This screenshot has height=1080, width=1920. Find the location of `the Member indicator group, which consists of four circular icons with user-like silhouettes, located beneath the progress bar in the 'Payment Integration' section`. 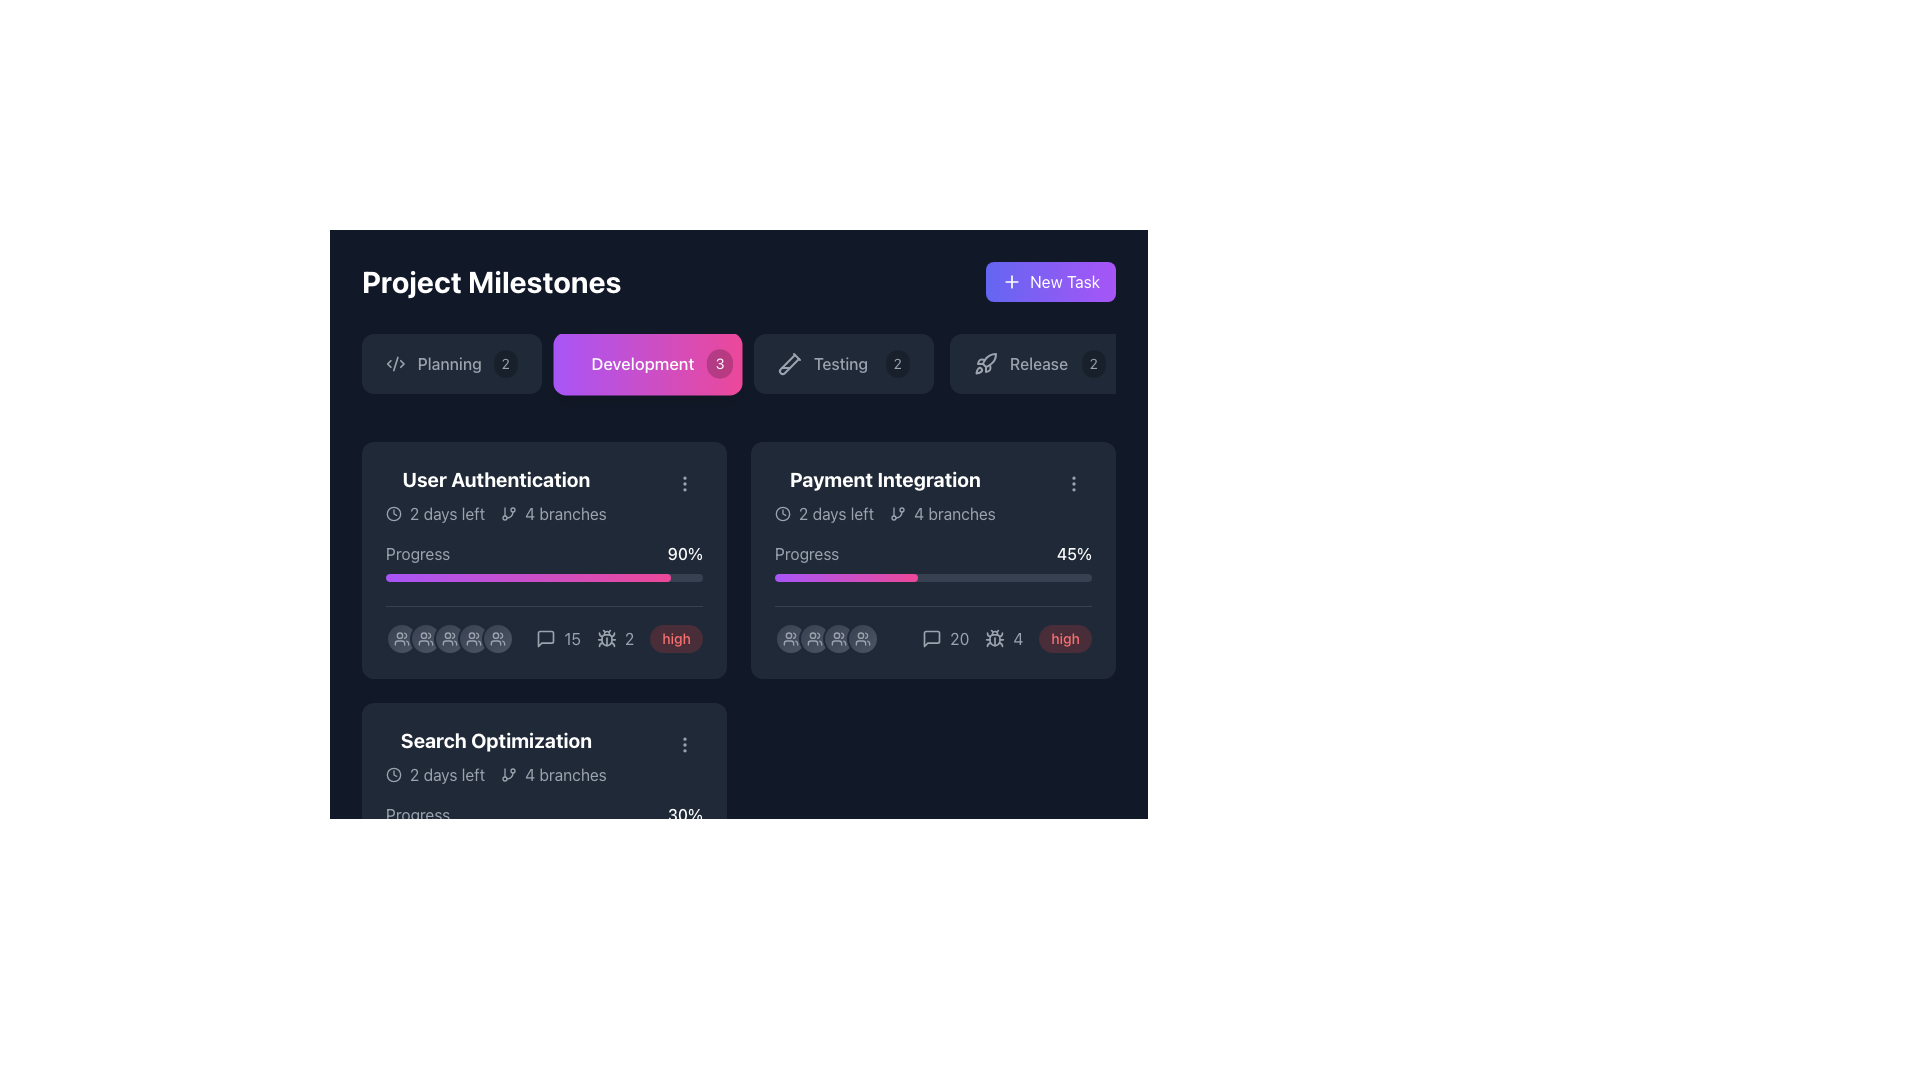

the Member indicator group, which consists of four circular icons with user-like silhouettes, located beneath the progress bar in the 'Payment Integration' section is located at coordinates (826, 639).